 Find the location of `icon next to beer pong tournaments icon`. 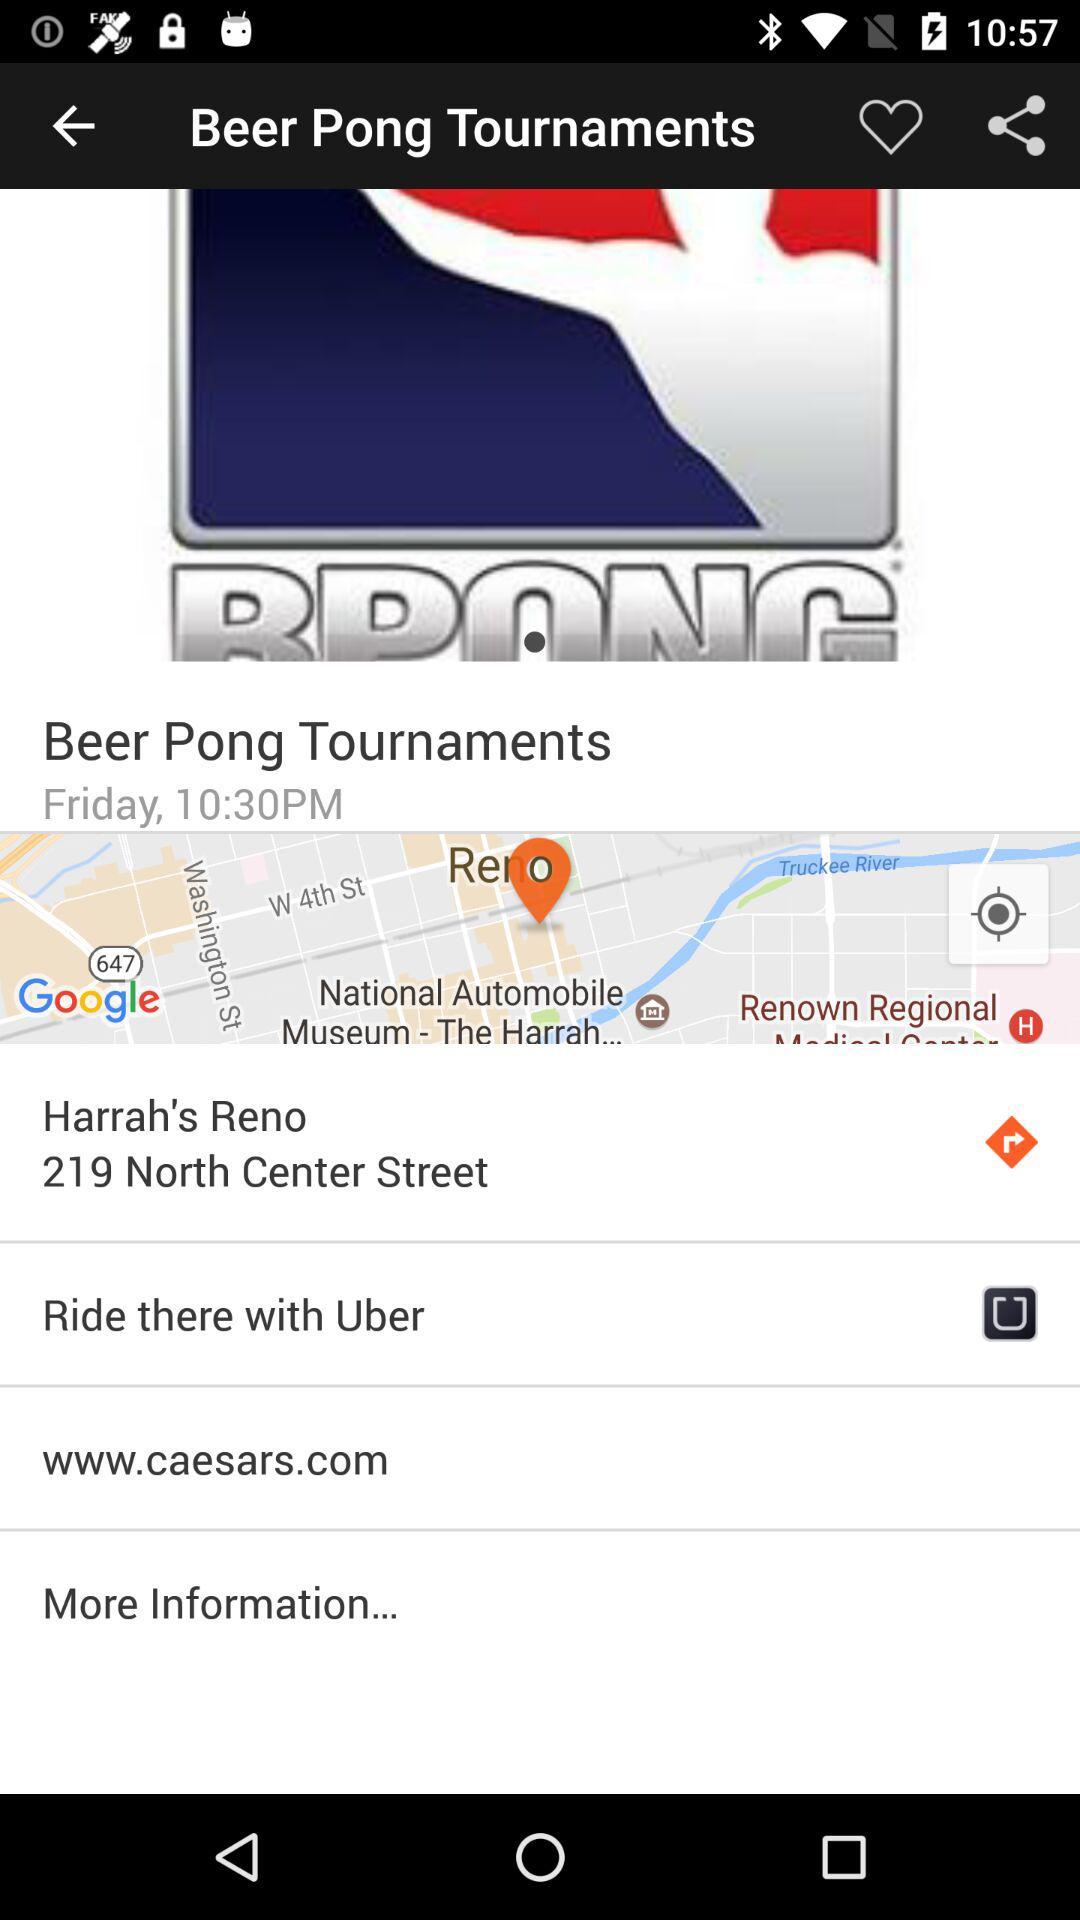

icon next to beer pong tournaments icon is located at coordinates (890, 124).